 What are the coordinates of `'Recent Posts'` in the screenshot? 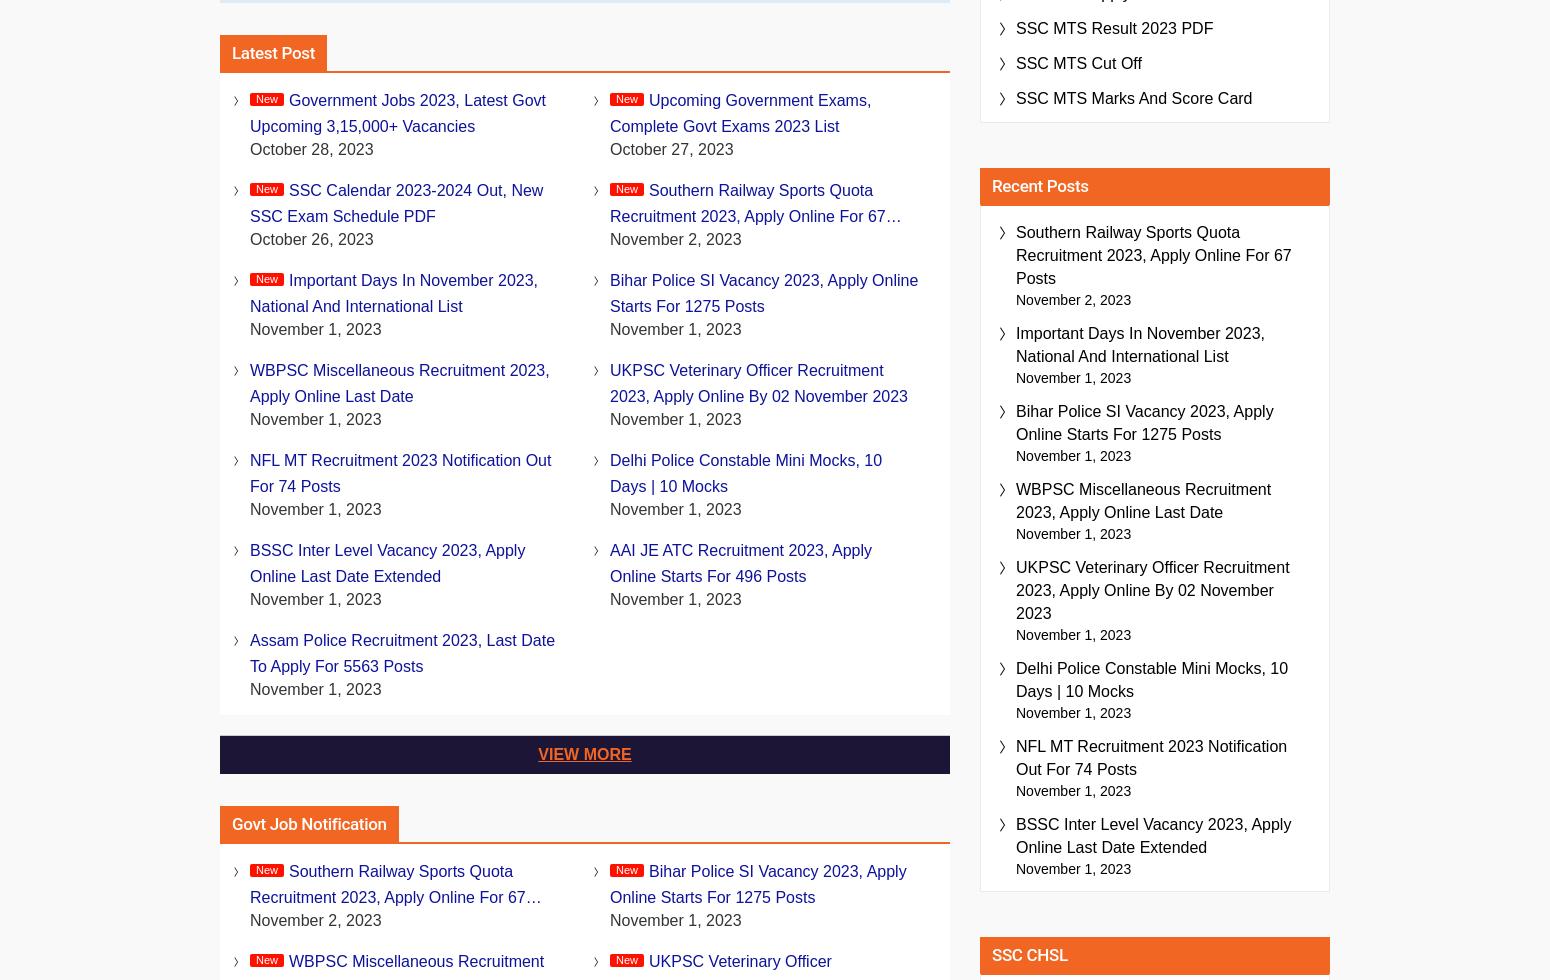 It's located at (1040, 186).